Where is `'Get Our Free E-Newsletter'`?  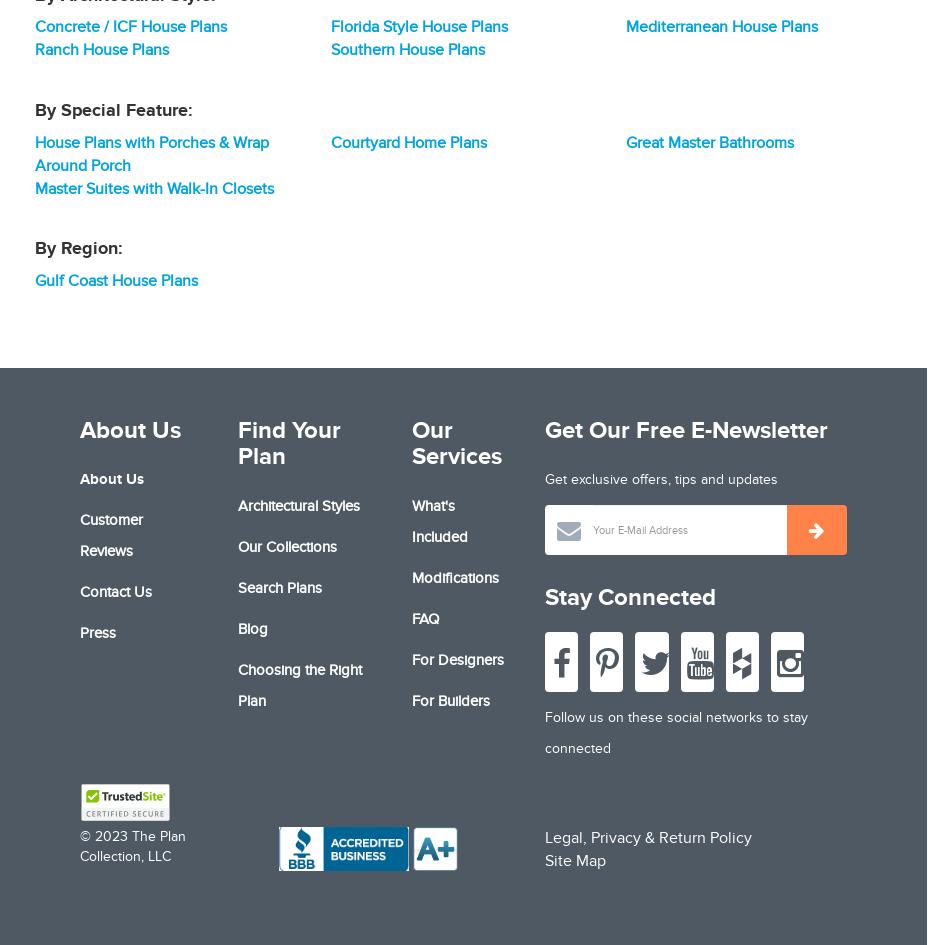 'Get Our Free E-Newsletter' is located at coordinates (685, 430).